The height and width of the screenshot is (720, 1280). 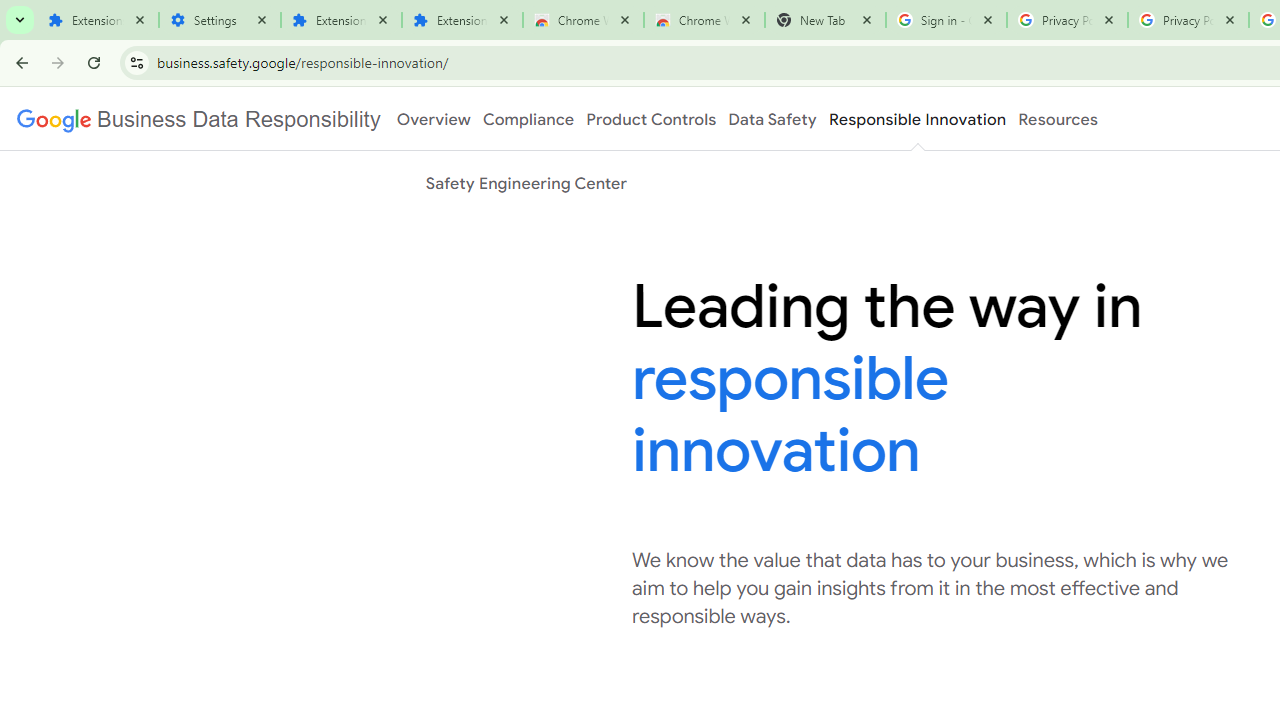 What do you see at coordinates (199, 119) in the screenshot?
I see `'Google logo'` at bounding box center [199, 119].